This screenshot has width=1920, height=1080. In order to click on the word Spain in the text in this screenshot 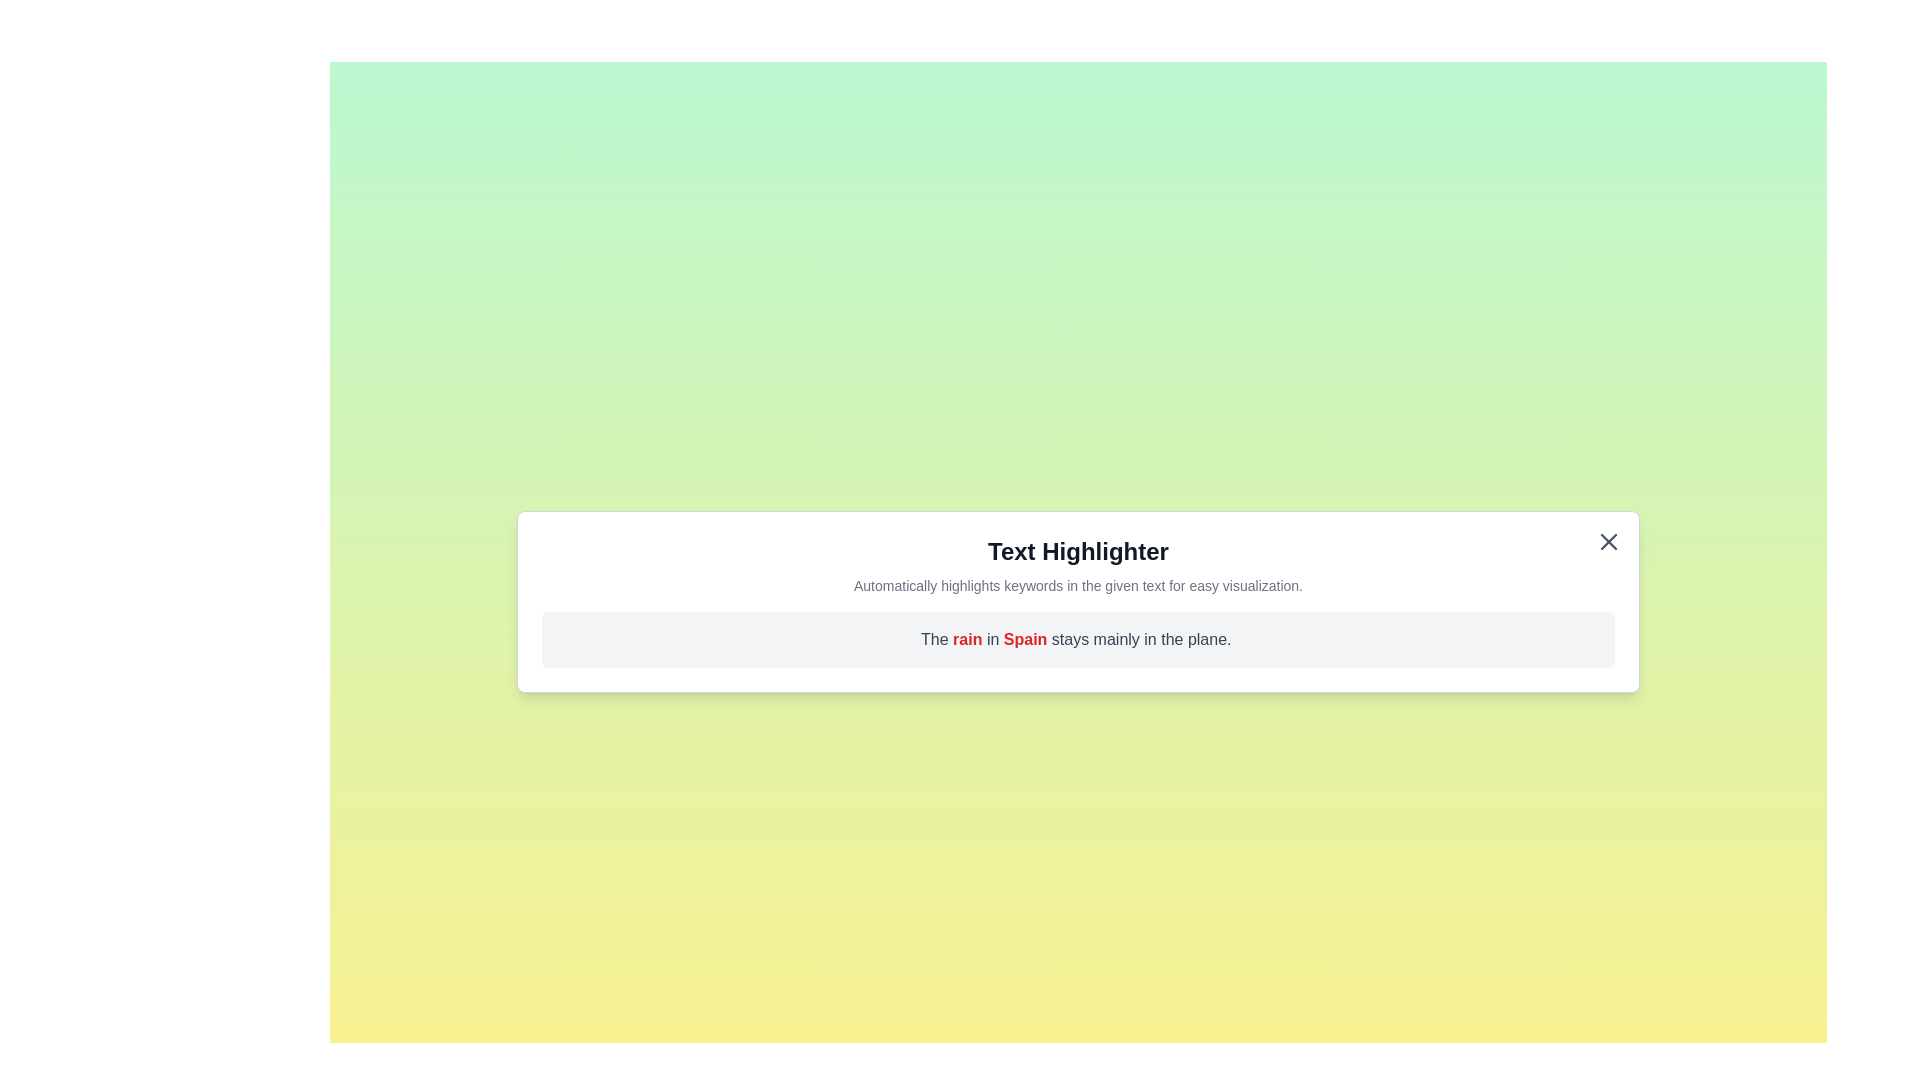, I will do `click(1027, 639)`.